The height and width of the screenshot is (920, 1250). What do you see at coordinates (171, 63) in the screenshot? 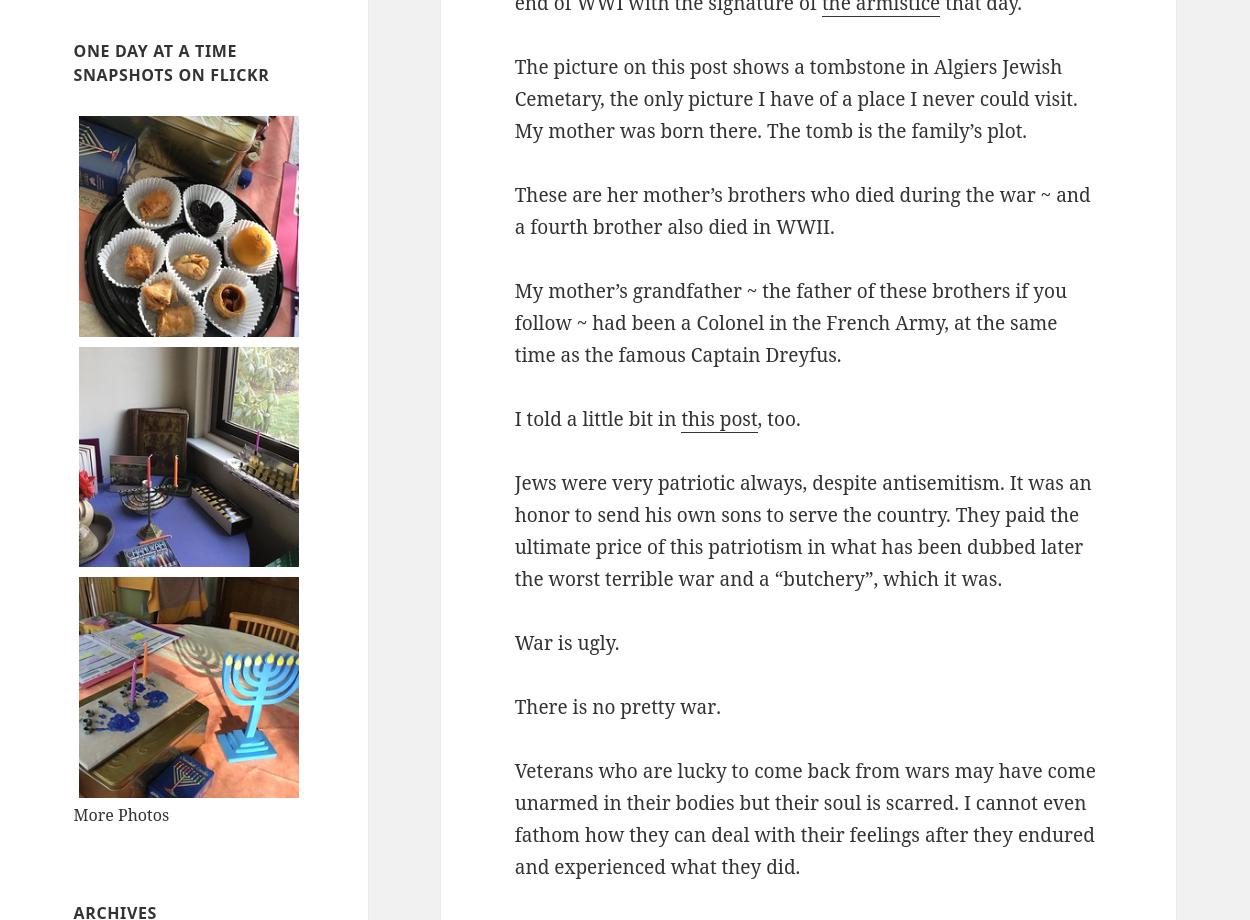
I see `'One Day at a Time snapshots on Flickr'` at bounding box center [171, 63].